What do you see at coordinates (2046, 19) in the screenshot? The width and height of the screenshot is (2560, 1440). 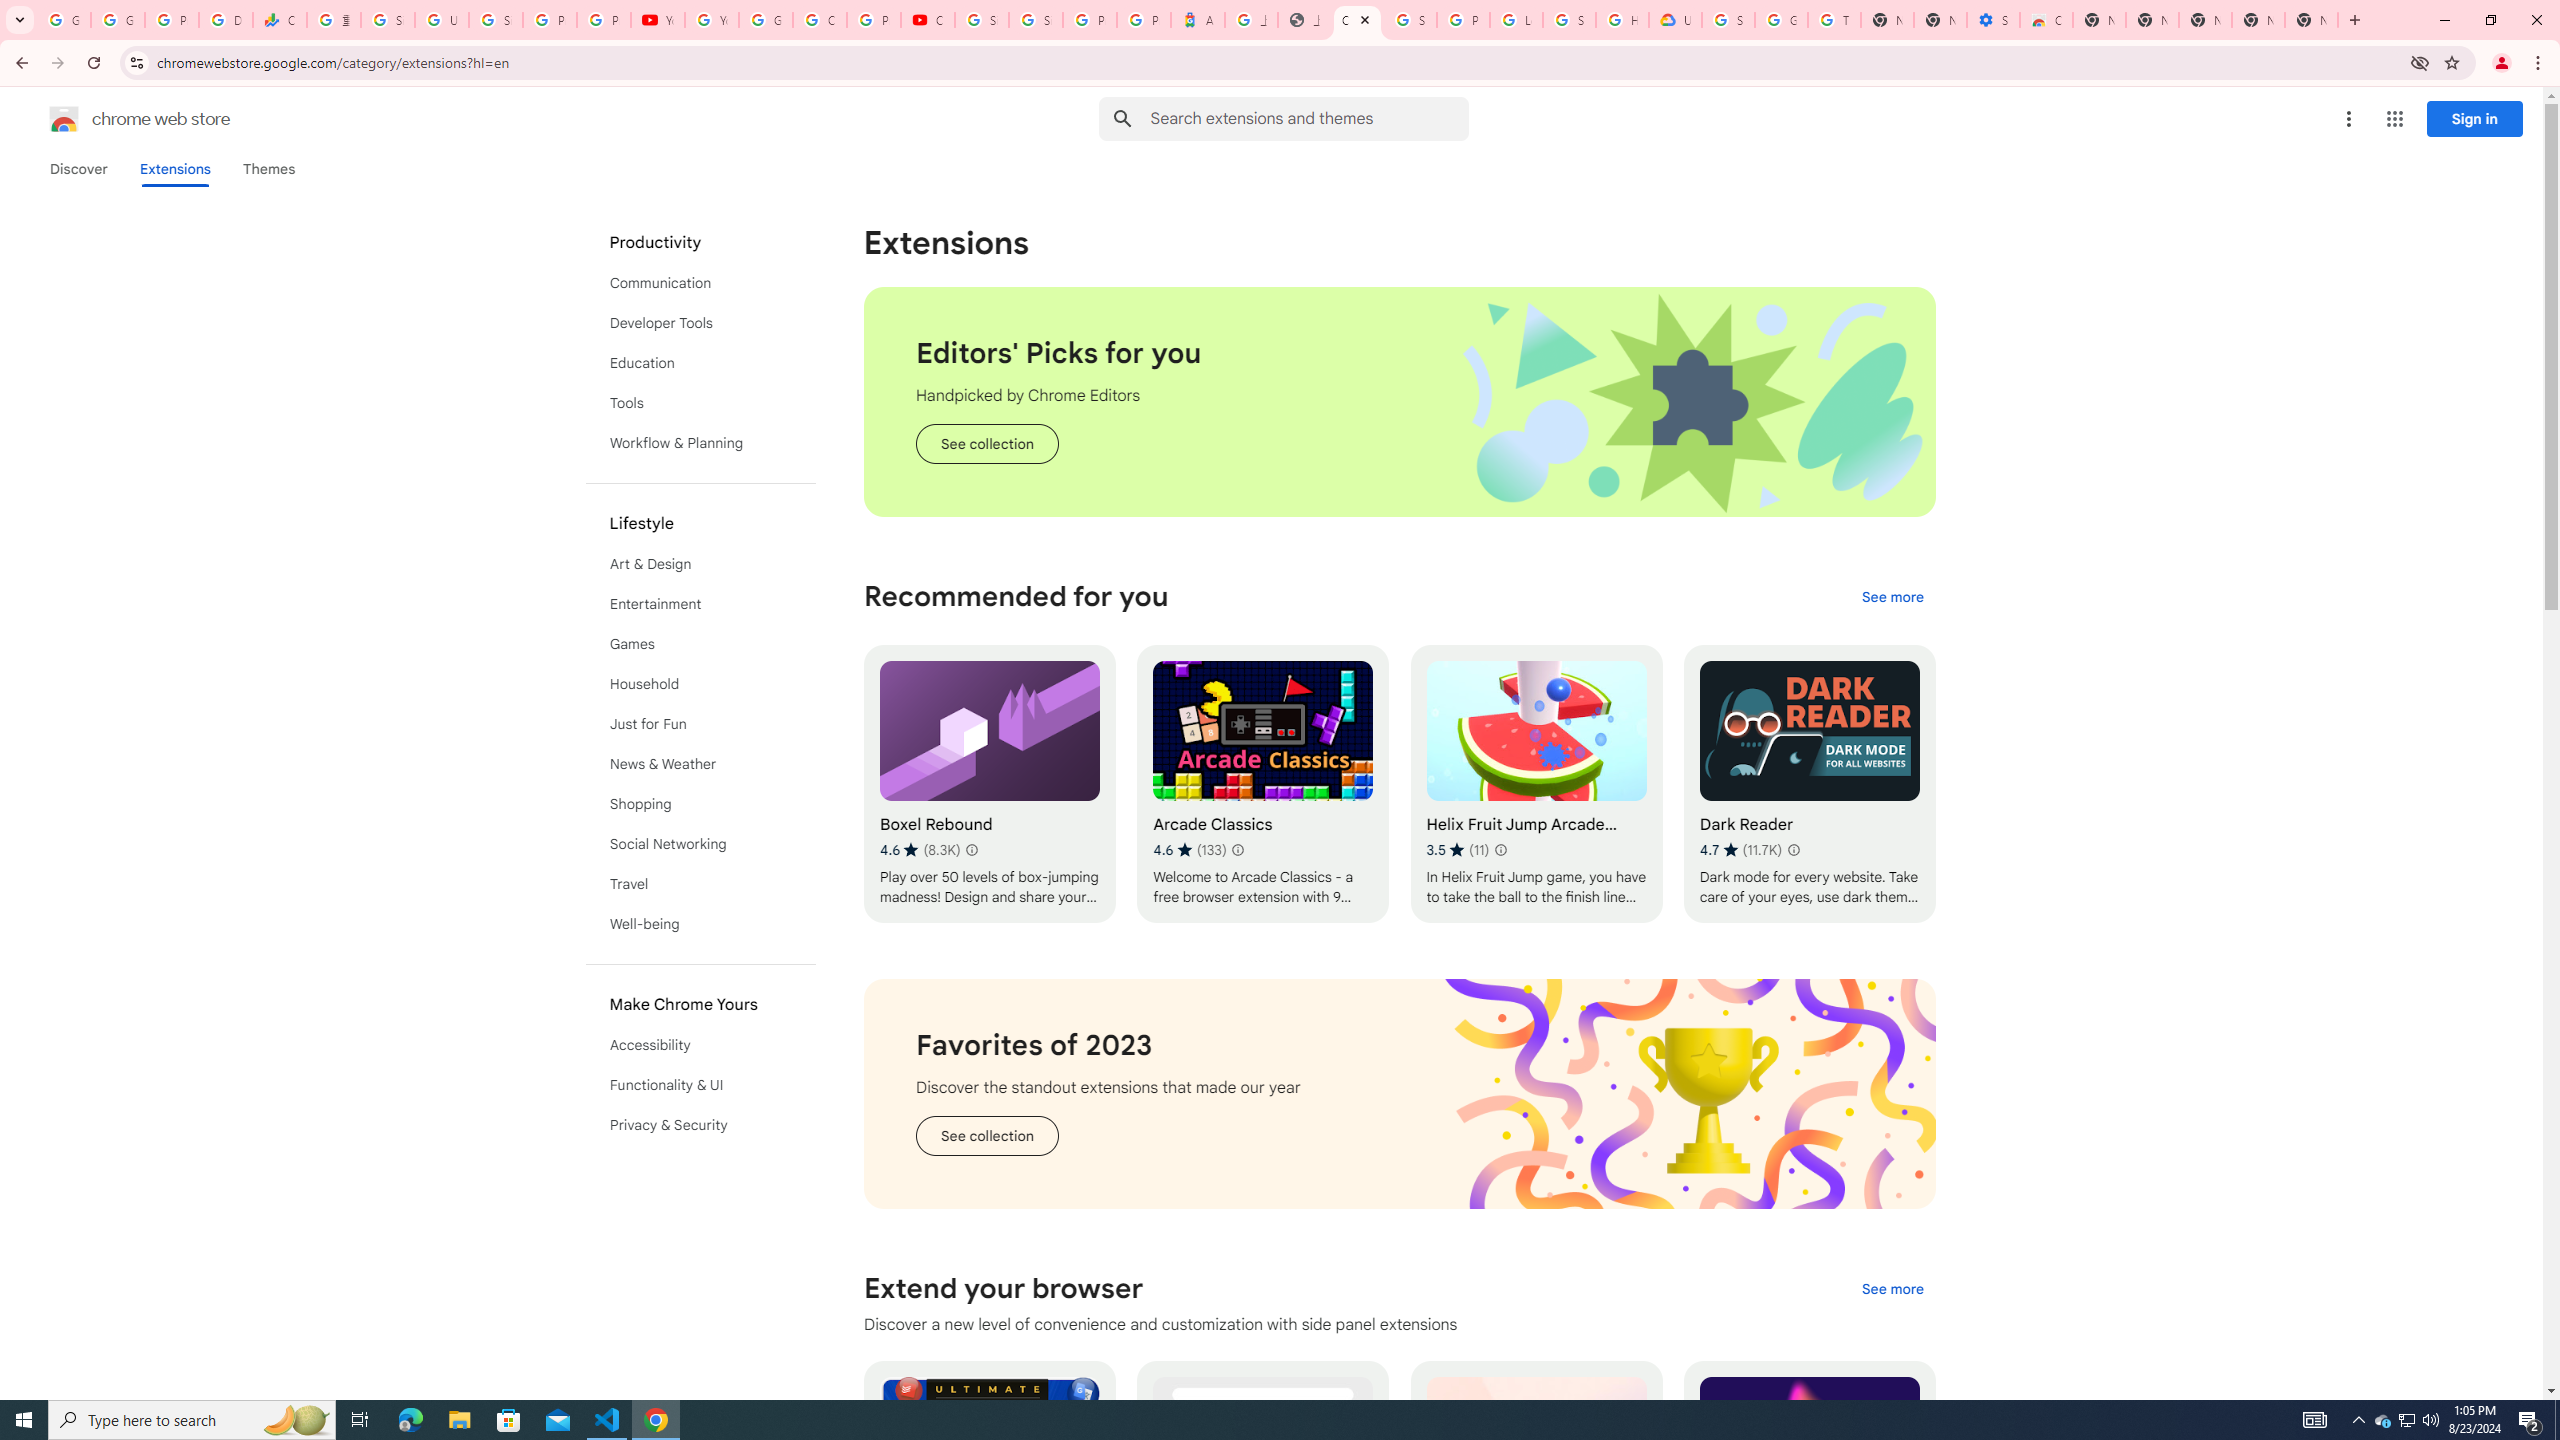 I see `'Chrome Web Store - Accessibility extensions'` at bounding box center [2046, 19].